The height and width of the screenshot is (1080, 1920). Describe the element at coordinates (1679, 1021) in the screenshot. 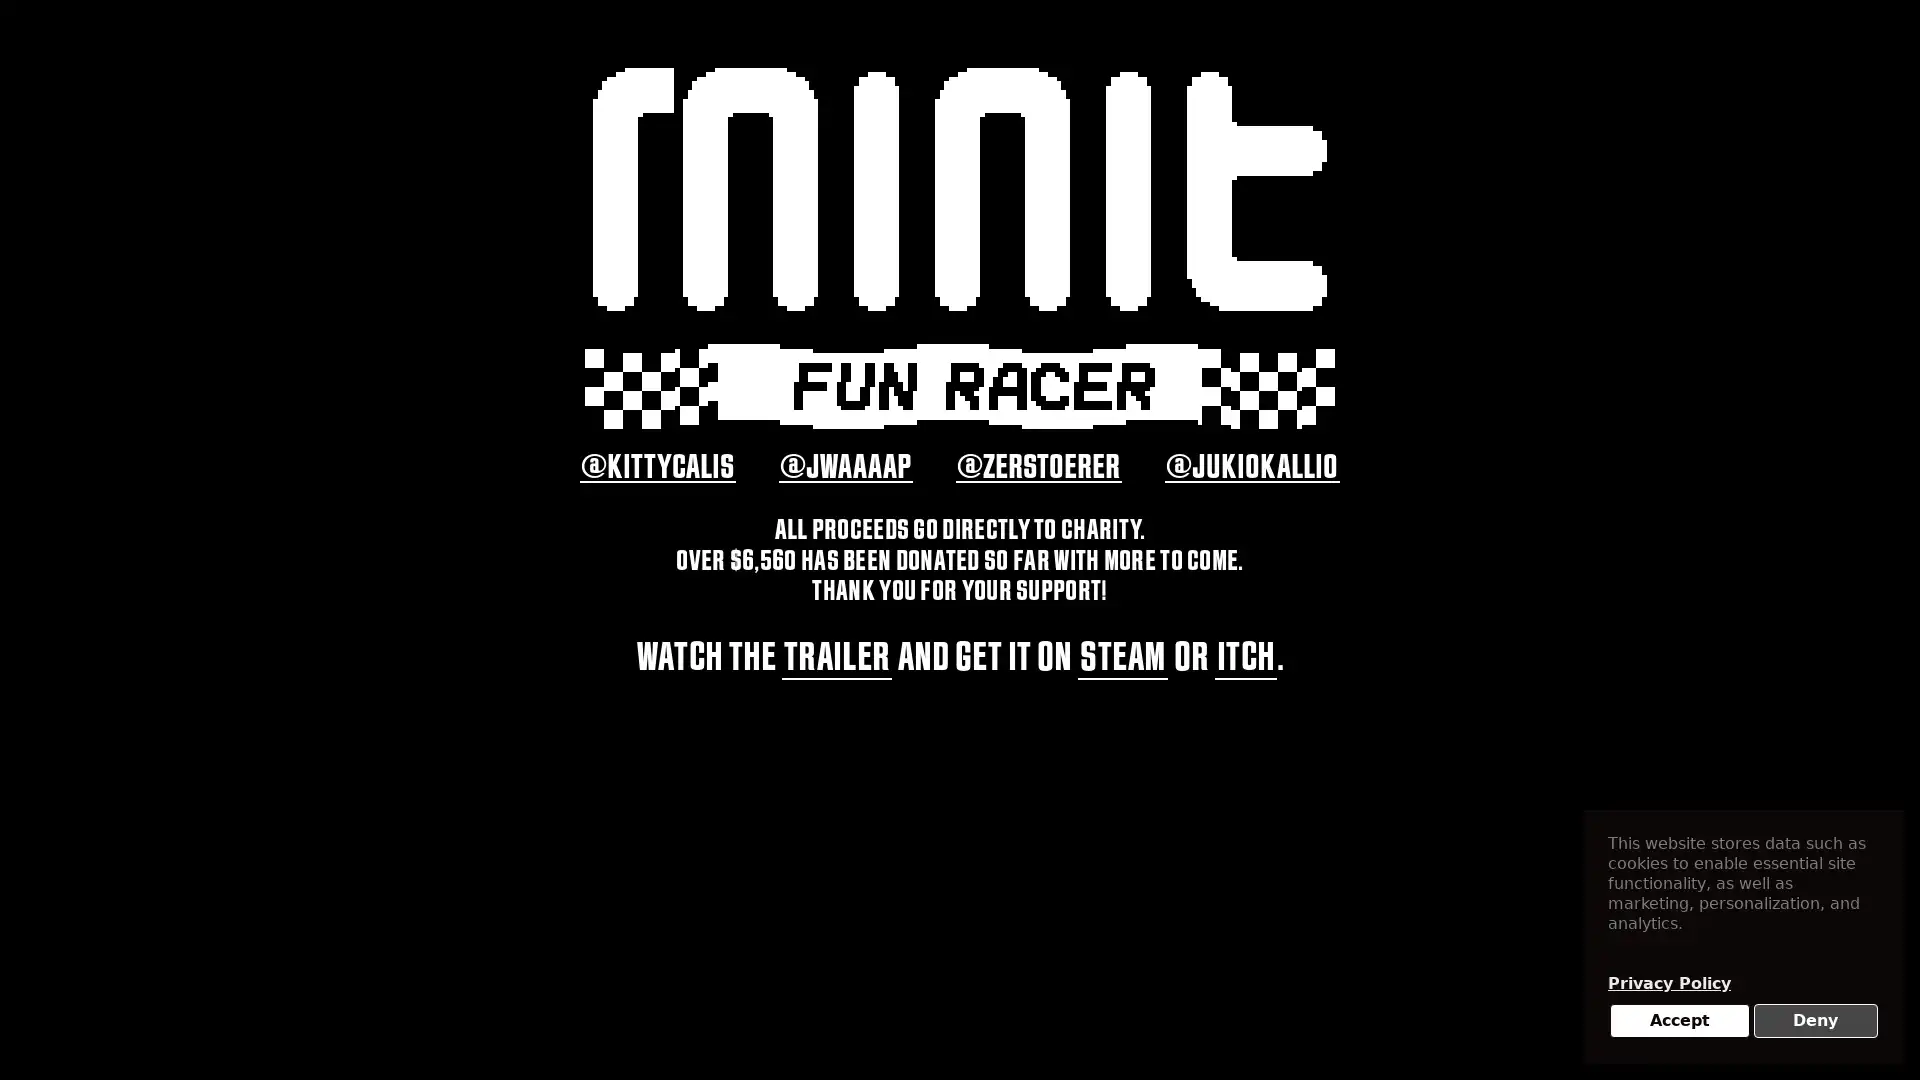

I see `Accept` at that location.